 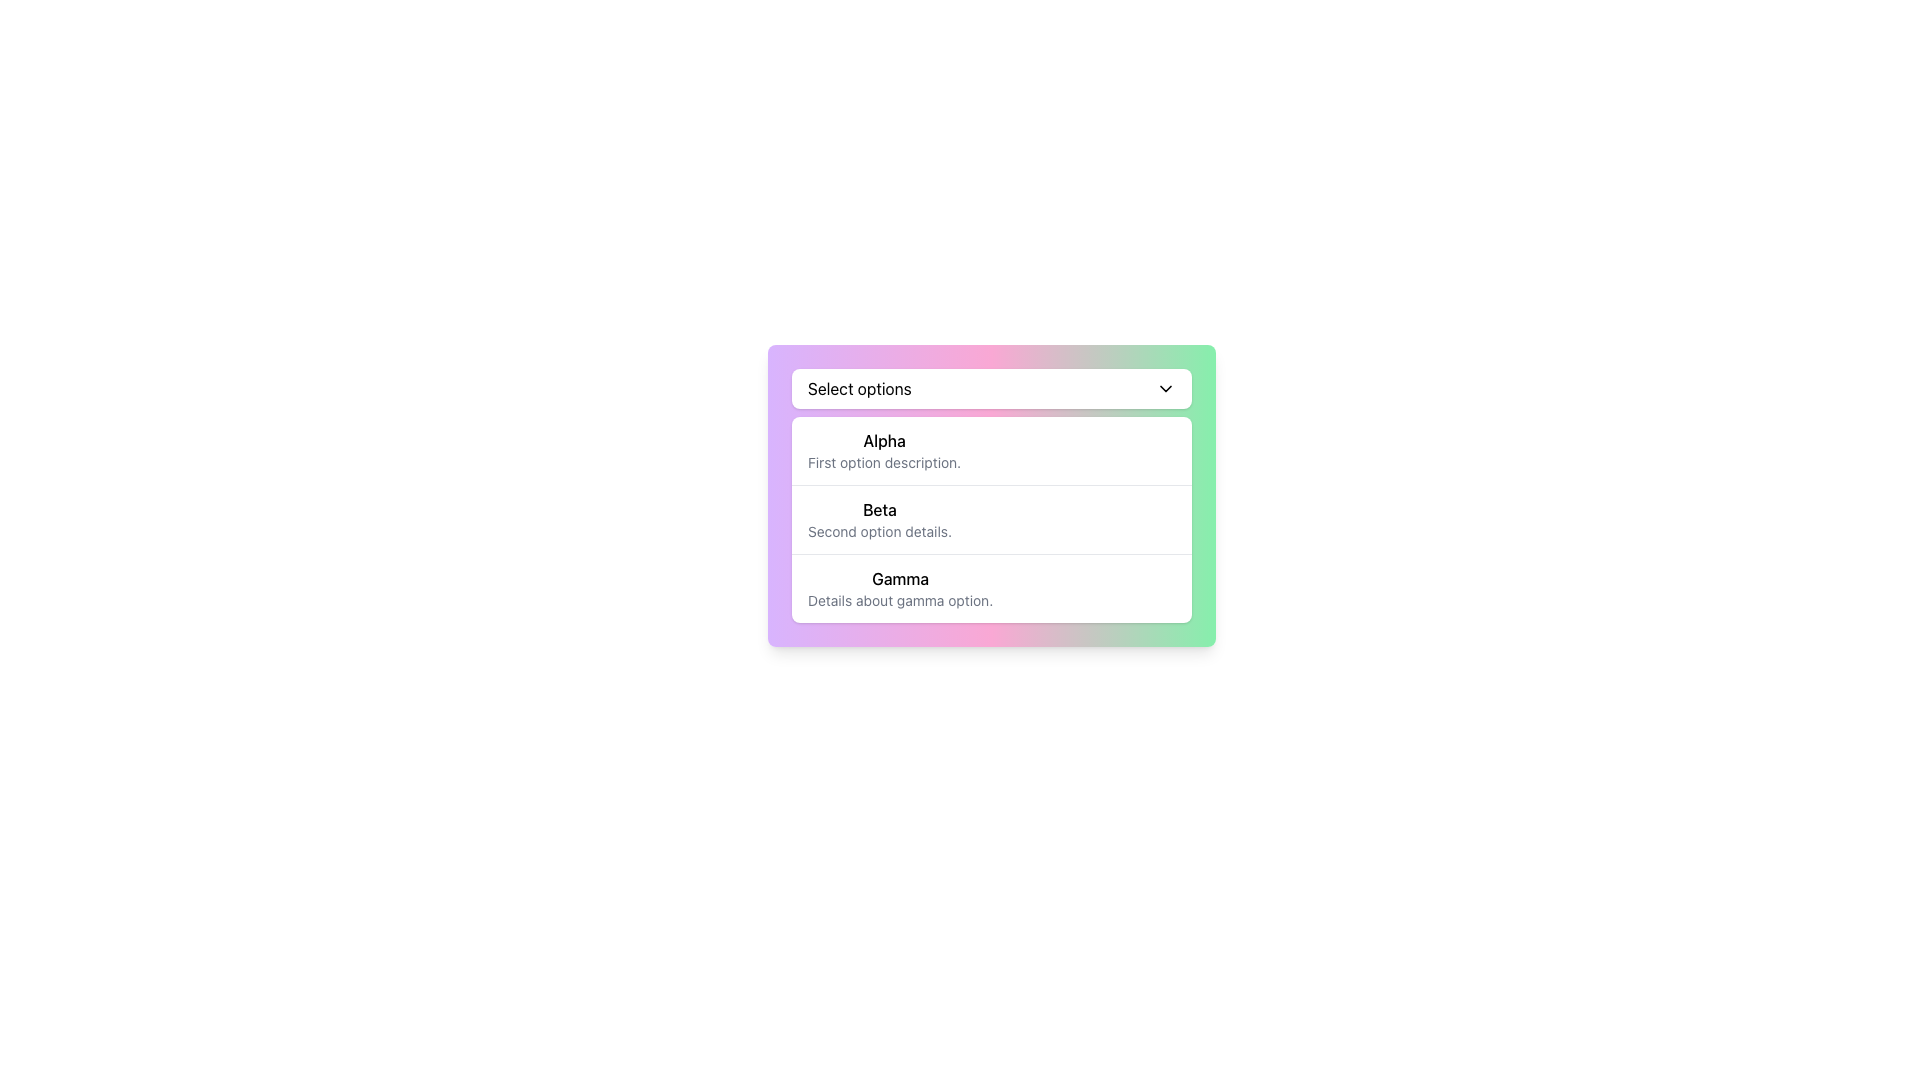 What do you see at coordinates (899, 578) in the screenshot?
I see `the text label displaying 'Gamma', which identifies the third option in the dropdown menu, located below the 'Beta' option` at bounding box center [899, 578].